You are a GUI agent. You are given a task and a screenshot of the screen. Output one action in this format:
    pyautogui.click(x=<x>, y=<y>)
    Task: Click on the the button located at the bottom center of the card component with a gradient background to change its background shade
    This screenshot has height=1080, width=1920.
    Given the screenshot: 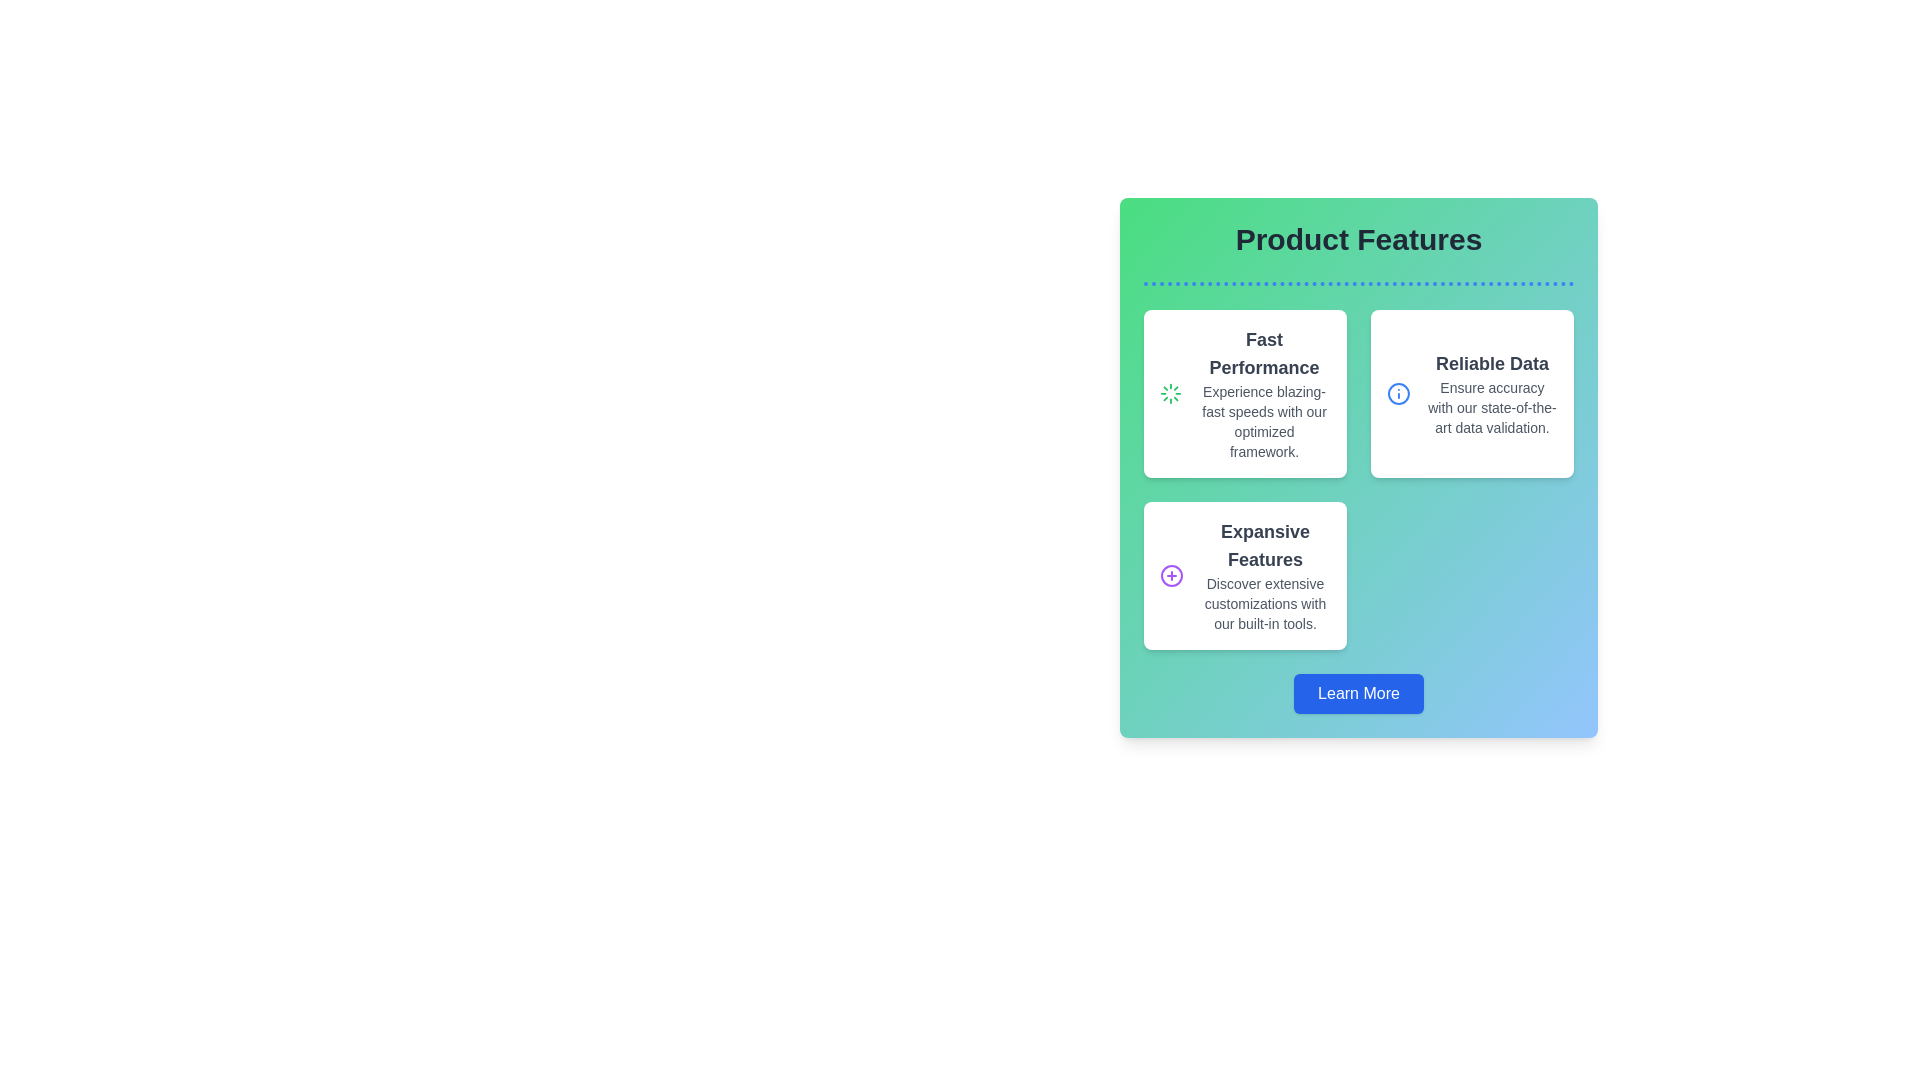 What is the action you would take?
    pyautogui.click(x=1358, y=693)
    